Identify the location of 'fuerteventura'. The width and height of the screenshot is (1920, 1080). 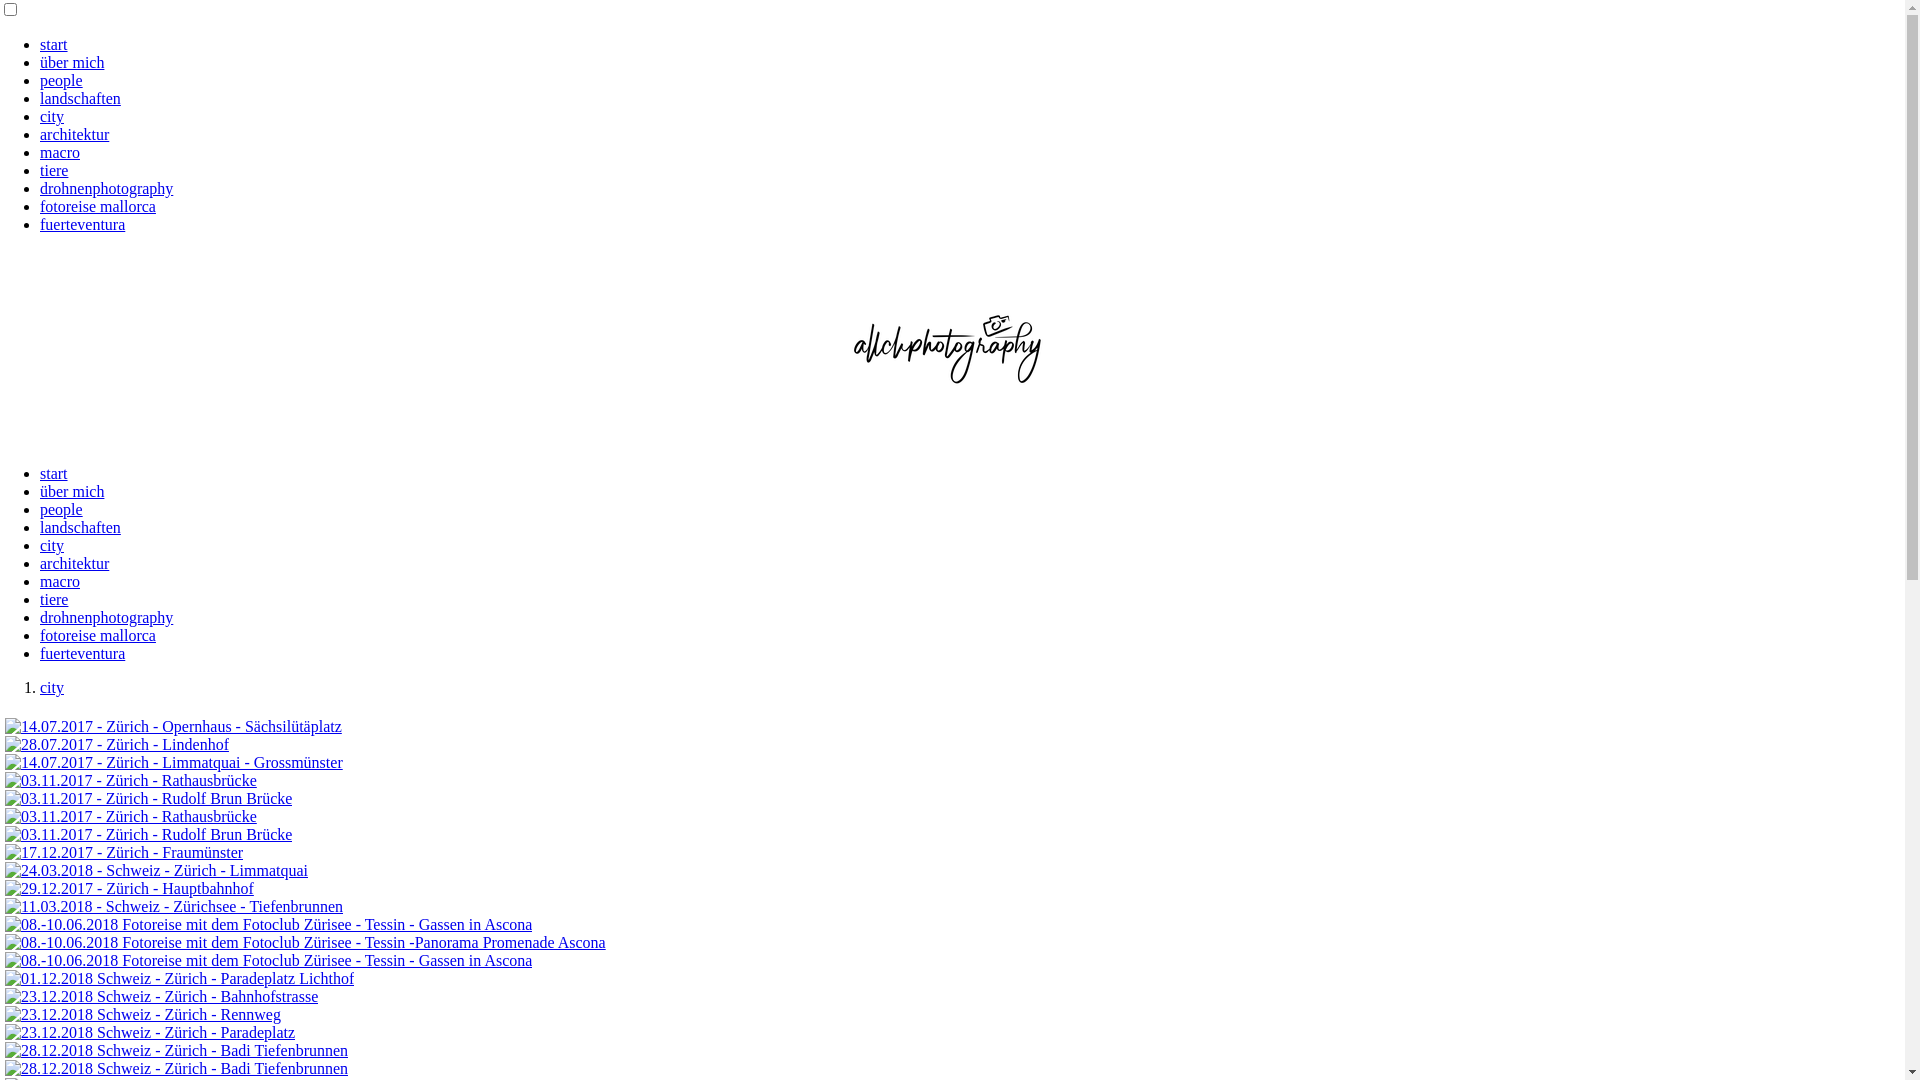
(81, 224).